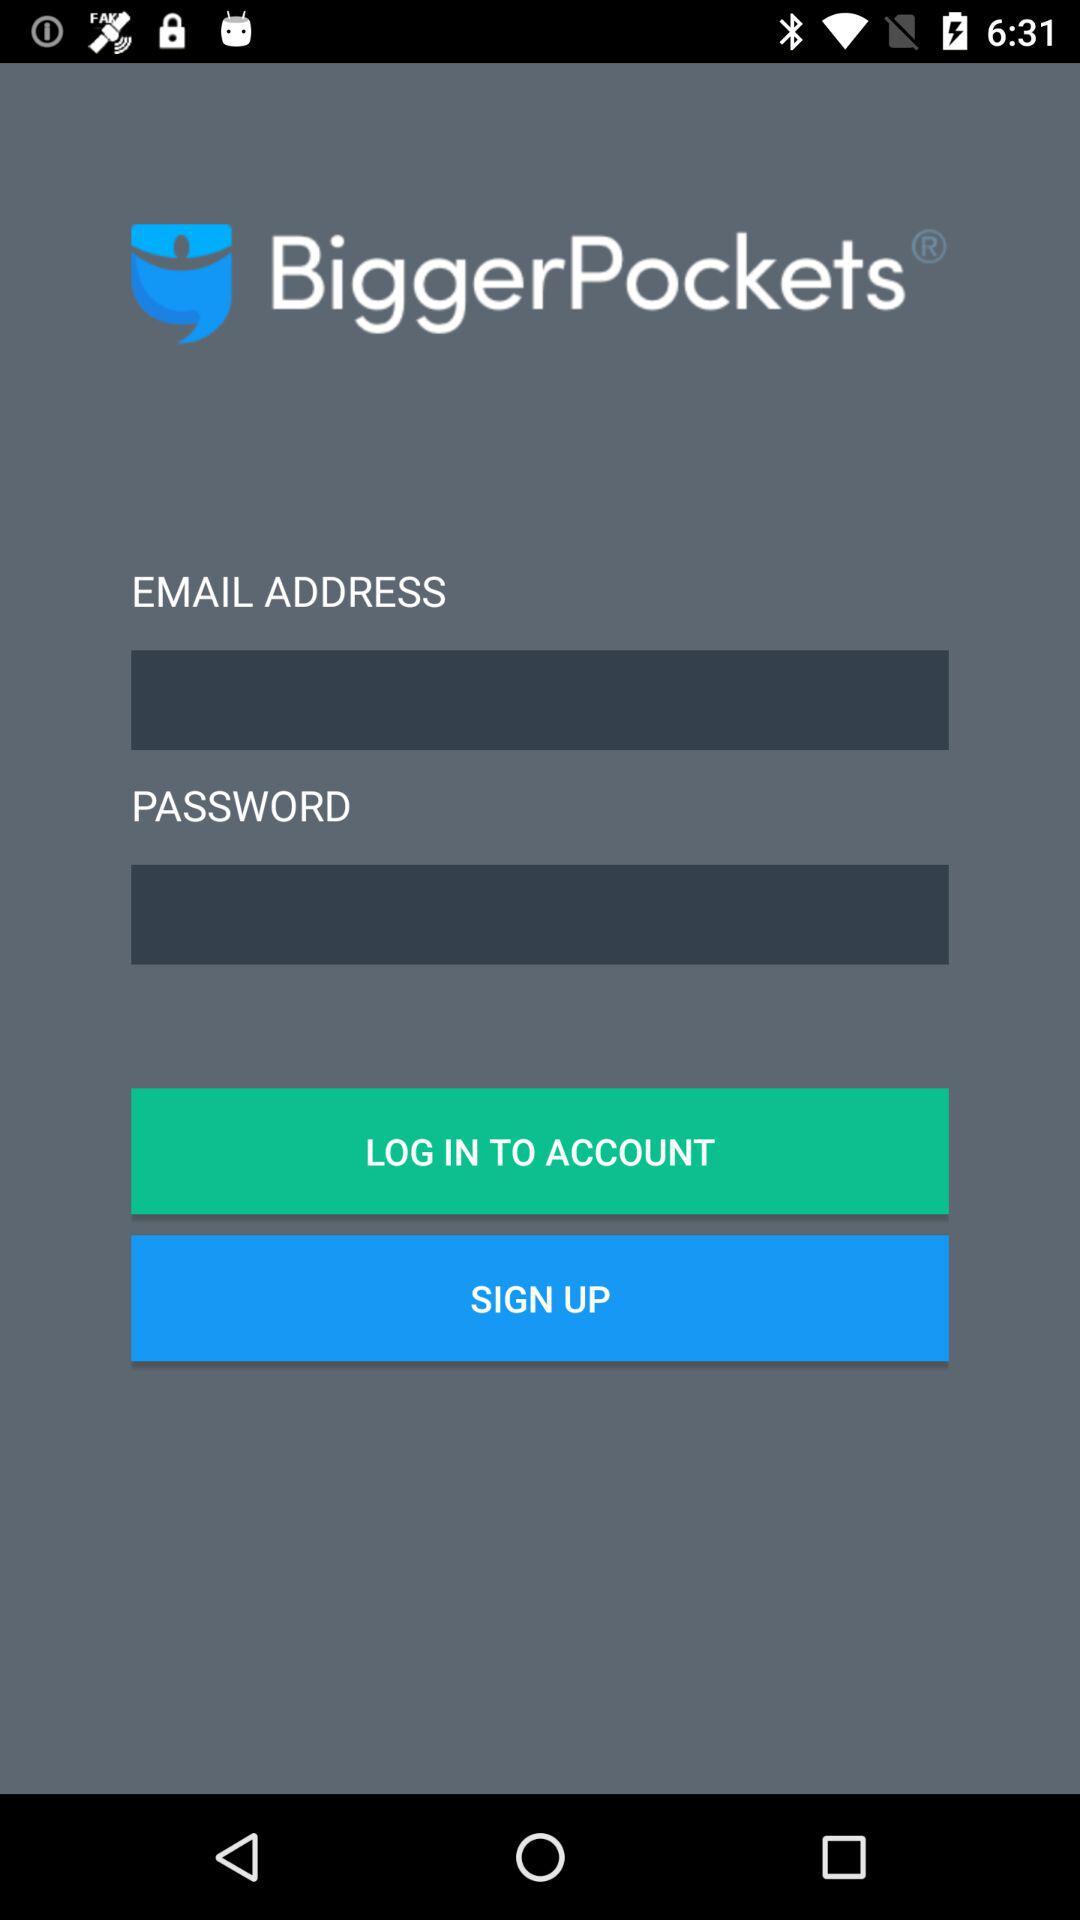 The height and width of the screenshot is (1920, 1080). I want to click on sign up button, so click(540, 1298).